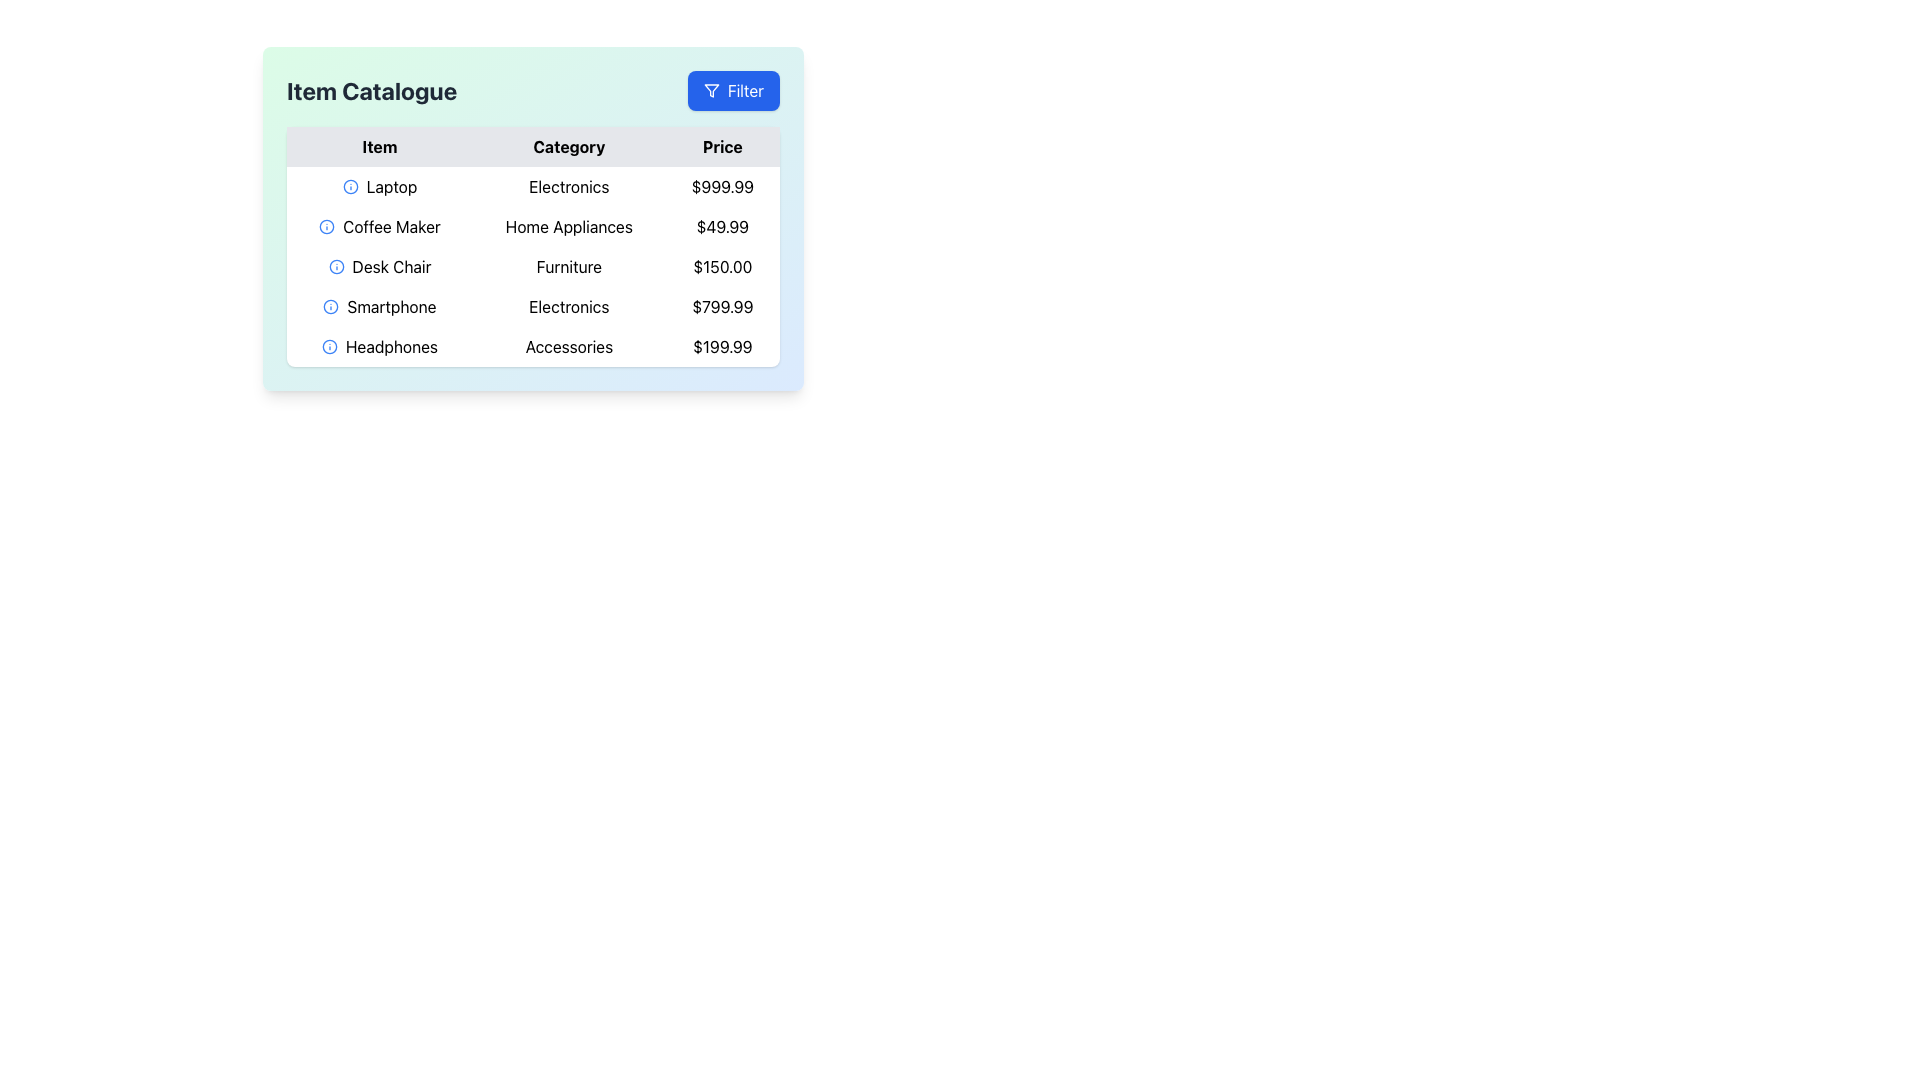 The image size is (1920, 1080). I want to click on the filter button located on the top right corner of the 'Item Catalogue' interface, so click(732, 91).